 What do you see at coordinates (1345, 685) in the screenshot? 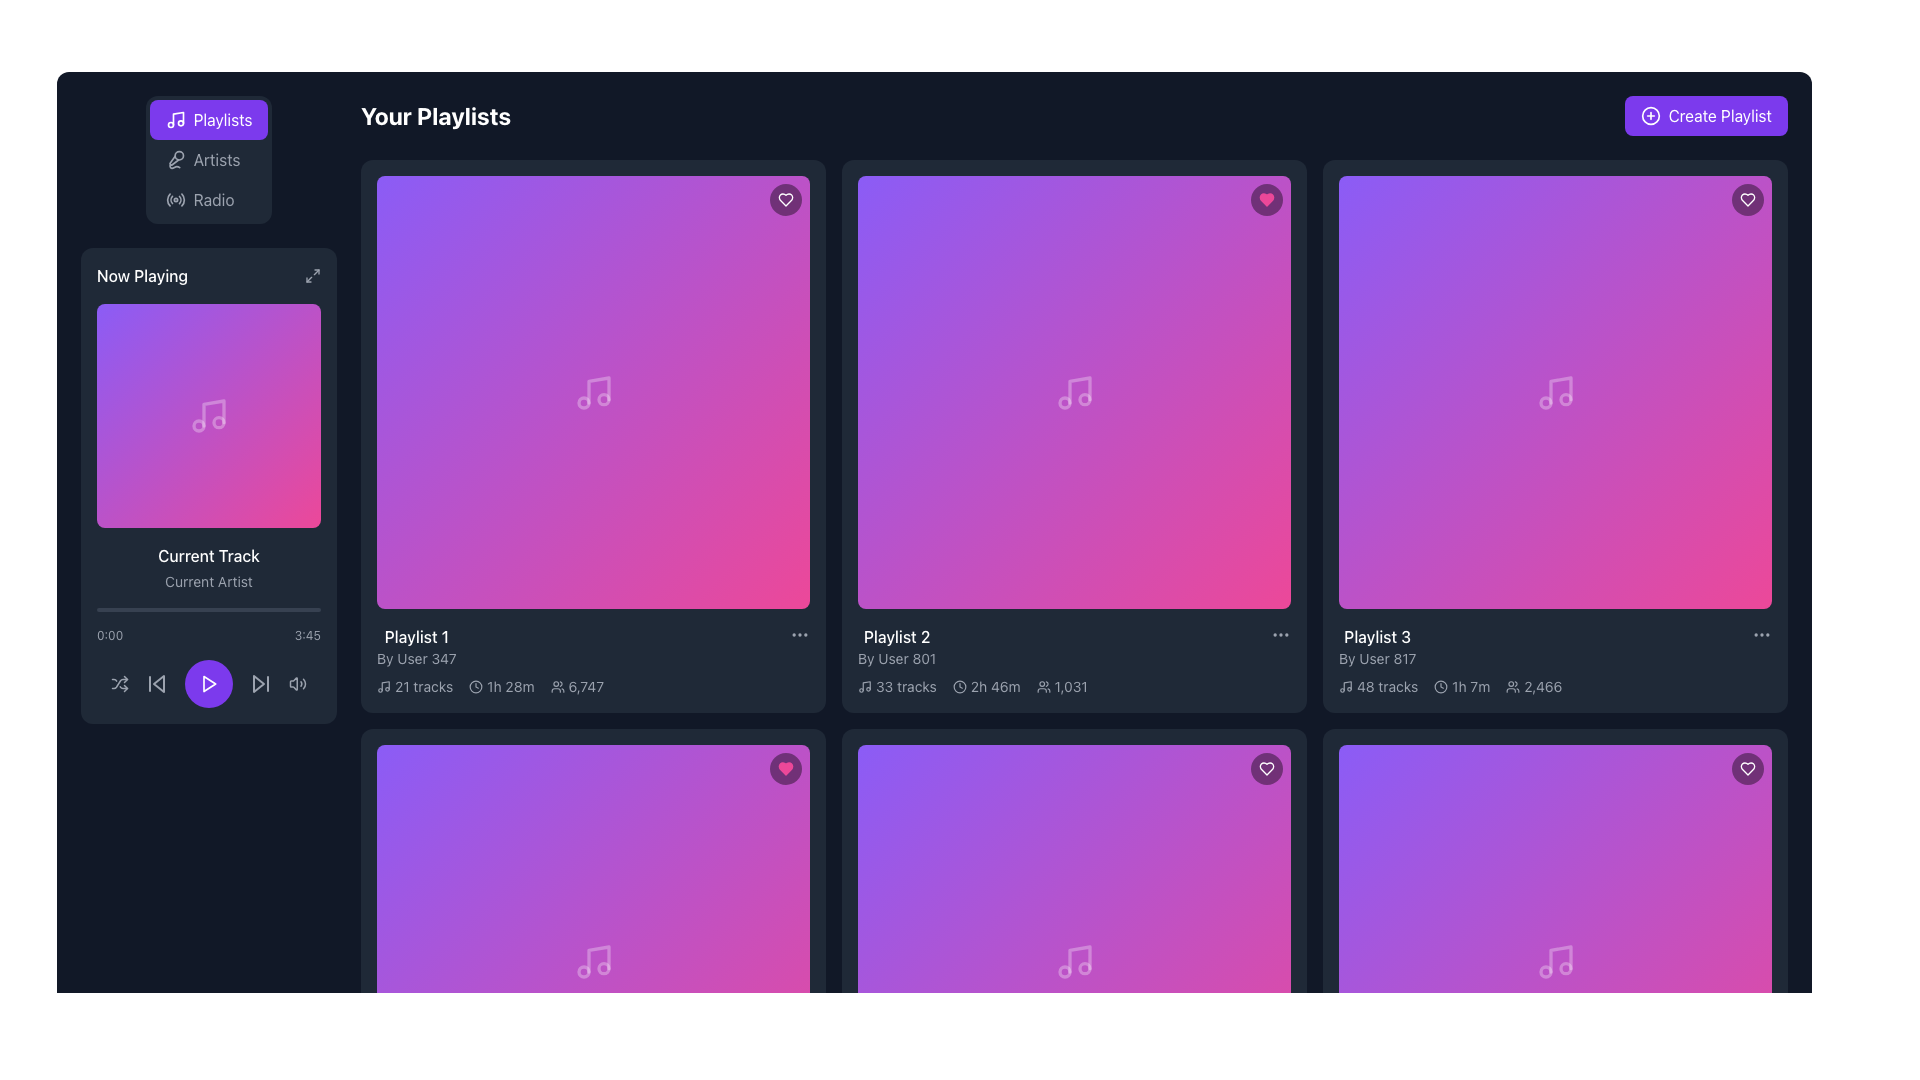
I see `the music icon located to the left of the text '48 tracks' within the description of a playlist item in the 'Your Playlists' section` at bounding box center [1345, 685].